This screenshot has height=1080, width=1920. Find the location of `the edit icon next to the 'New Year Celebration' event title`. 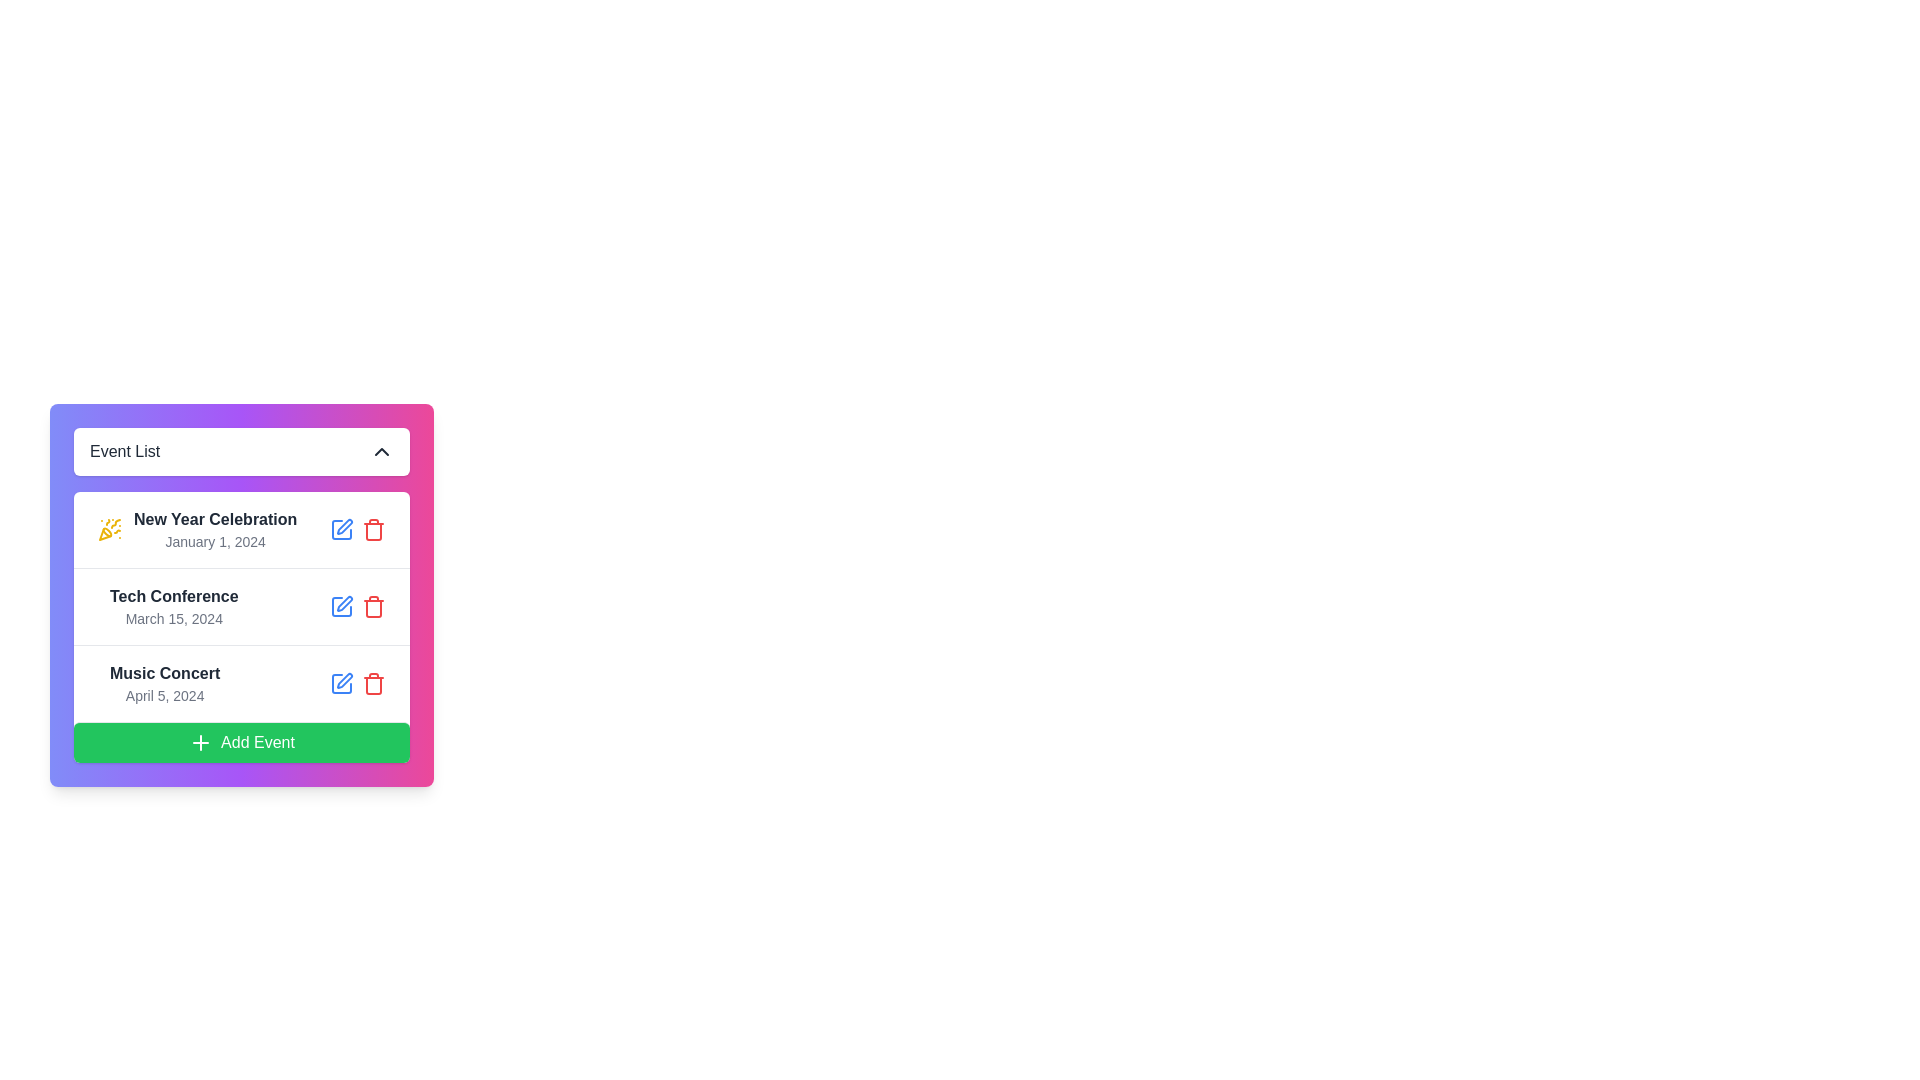

the edit icon next to the 'New Year Celebration' event title is located at coordinates (345, 526).